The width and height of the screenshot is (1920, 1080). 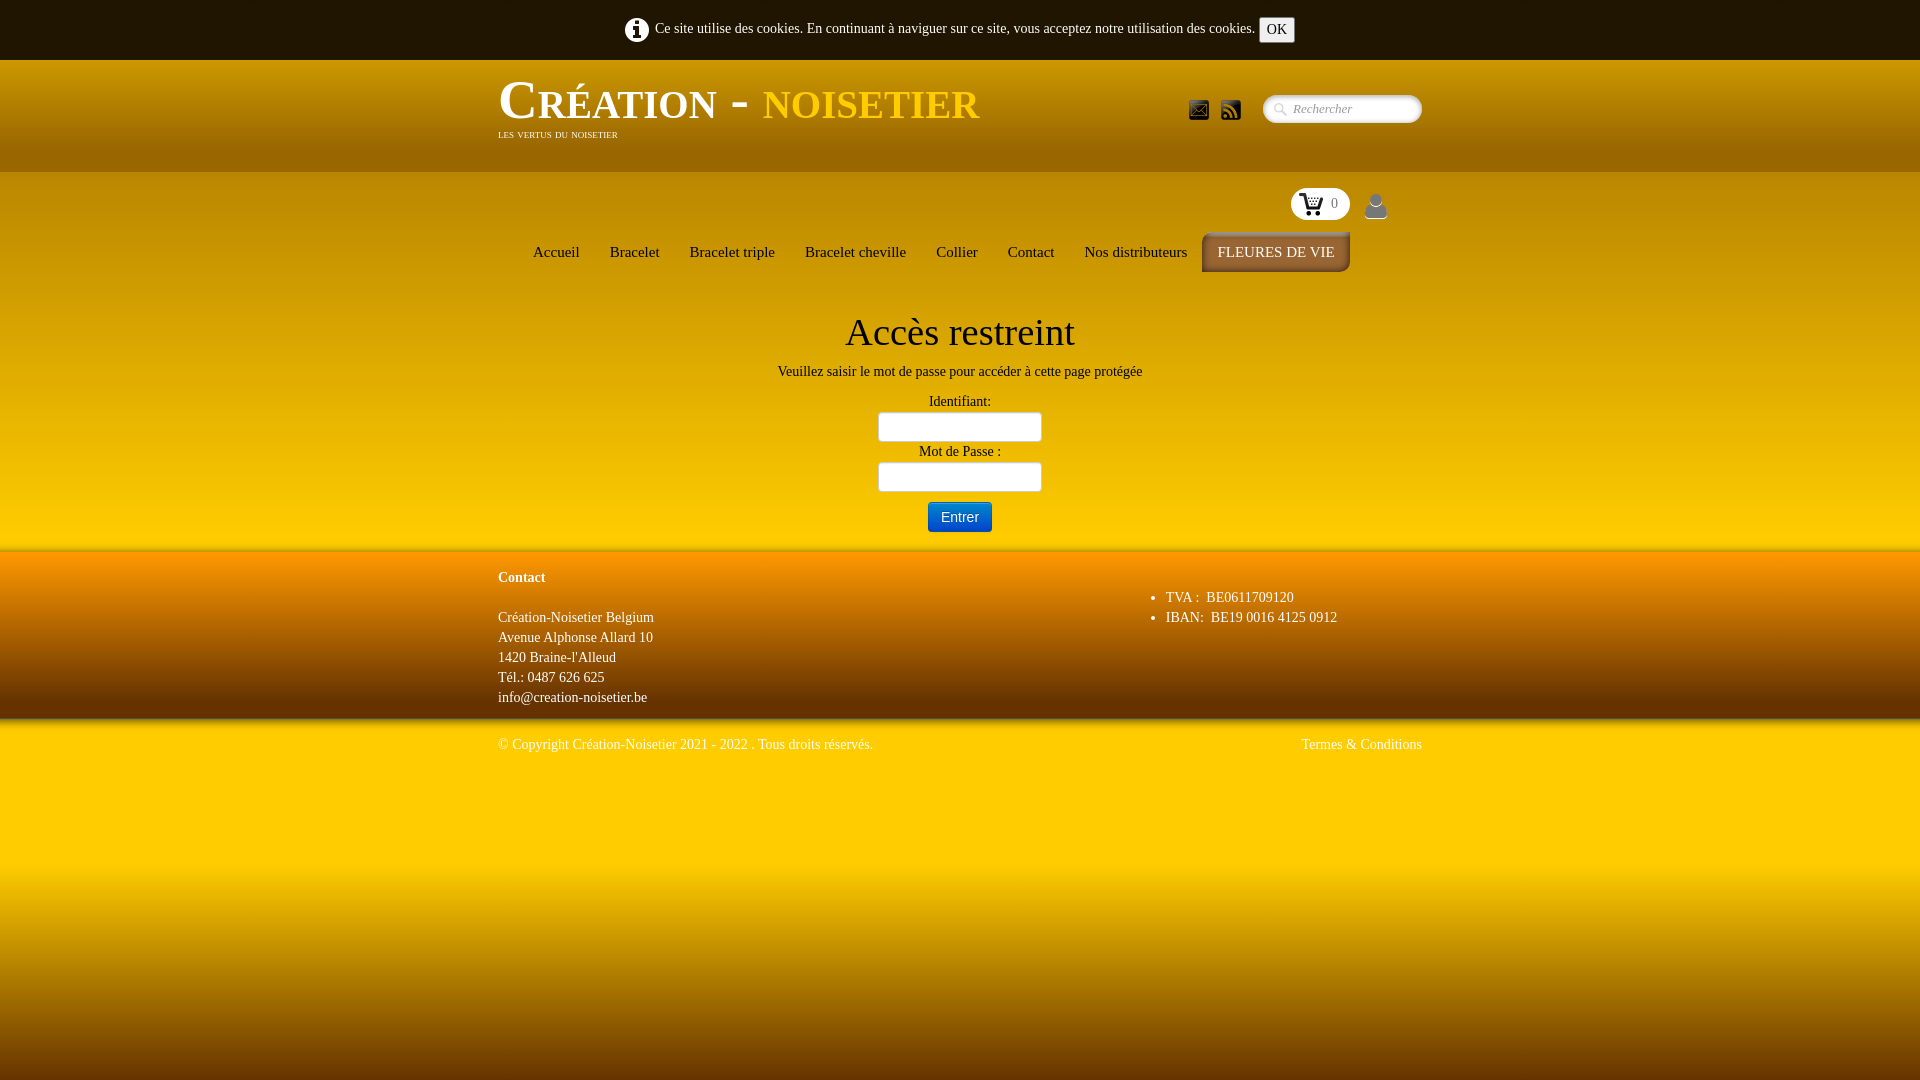 What do you see at coordinates (955, 250) in the screenshot?
I see `'Collier'` at bounding box center [955, 250].